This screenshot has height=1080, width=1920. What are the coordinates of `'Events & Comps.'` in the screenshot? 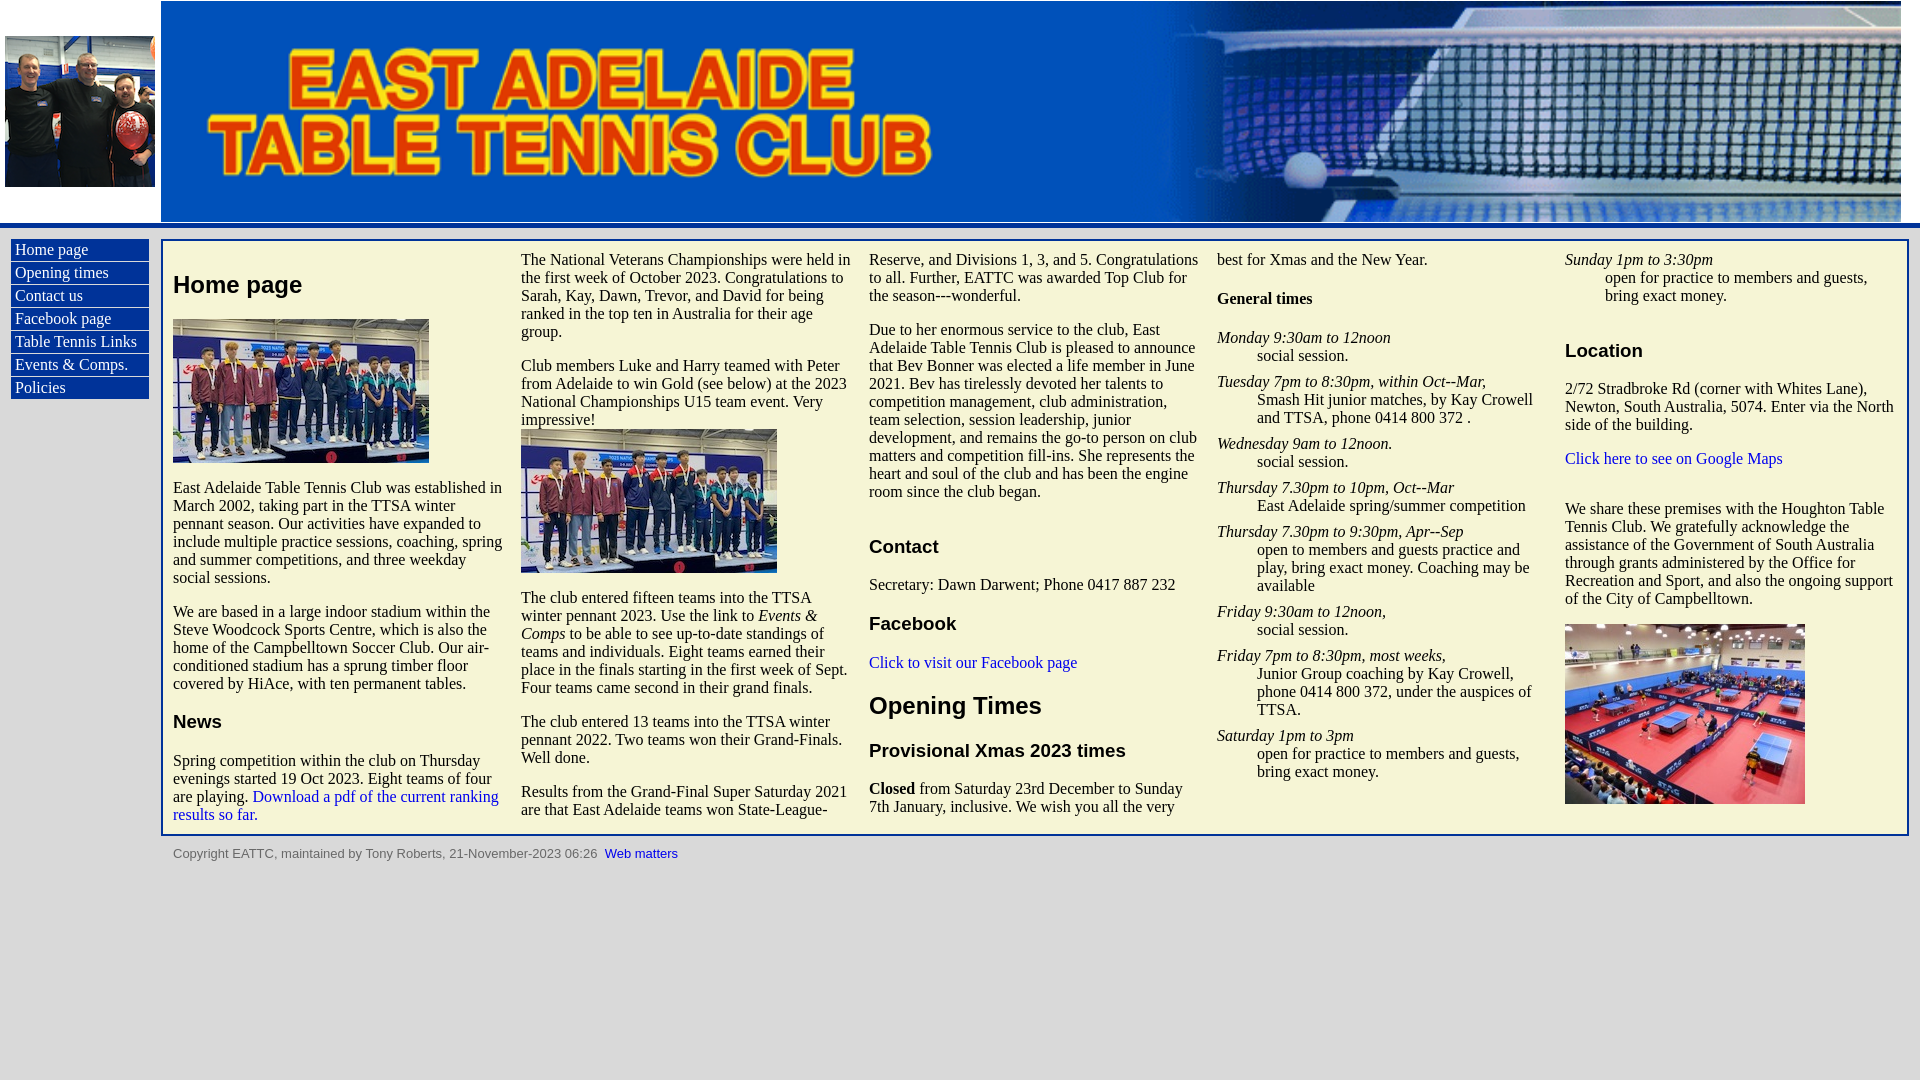 It's located at (10, 365).